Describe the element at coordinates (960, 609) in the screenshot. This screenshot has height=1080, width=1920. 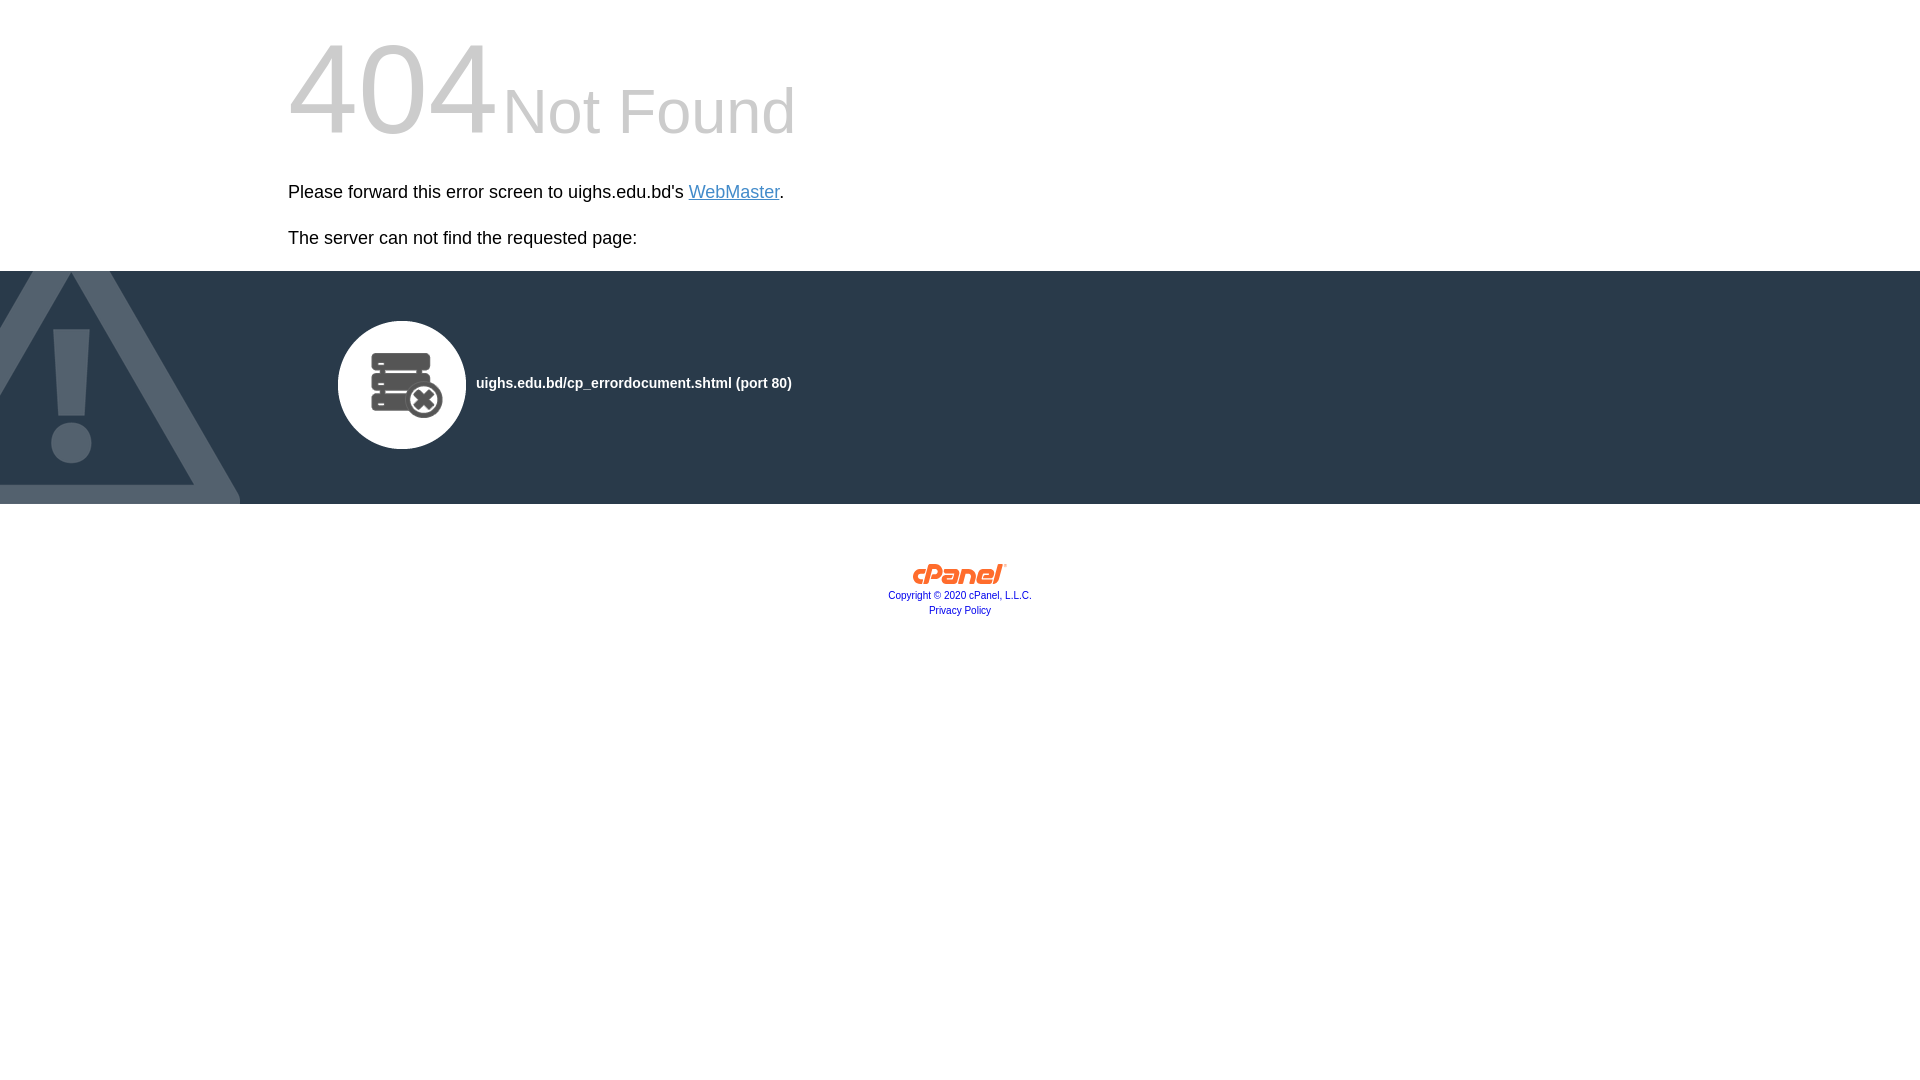
I see `'Privacy Policy'` at that location.